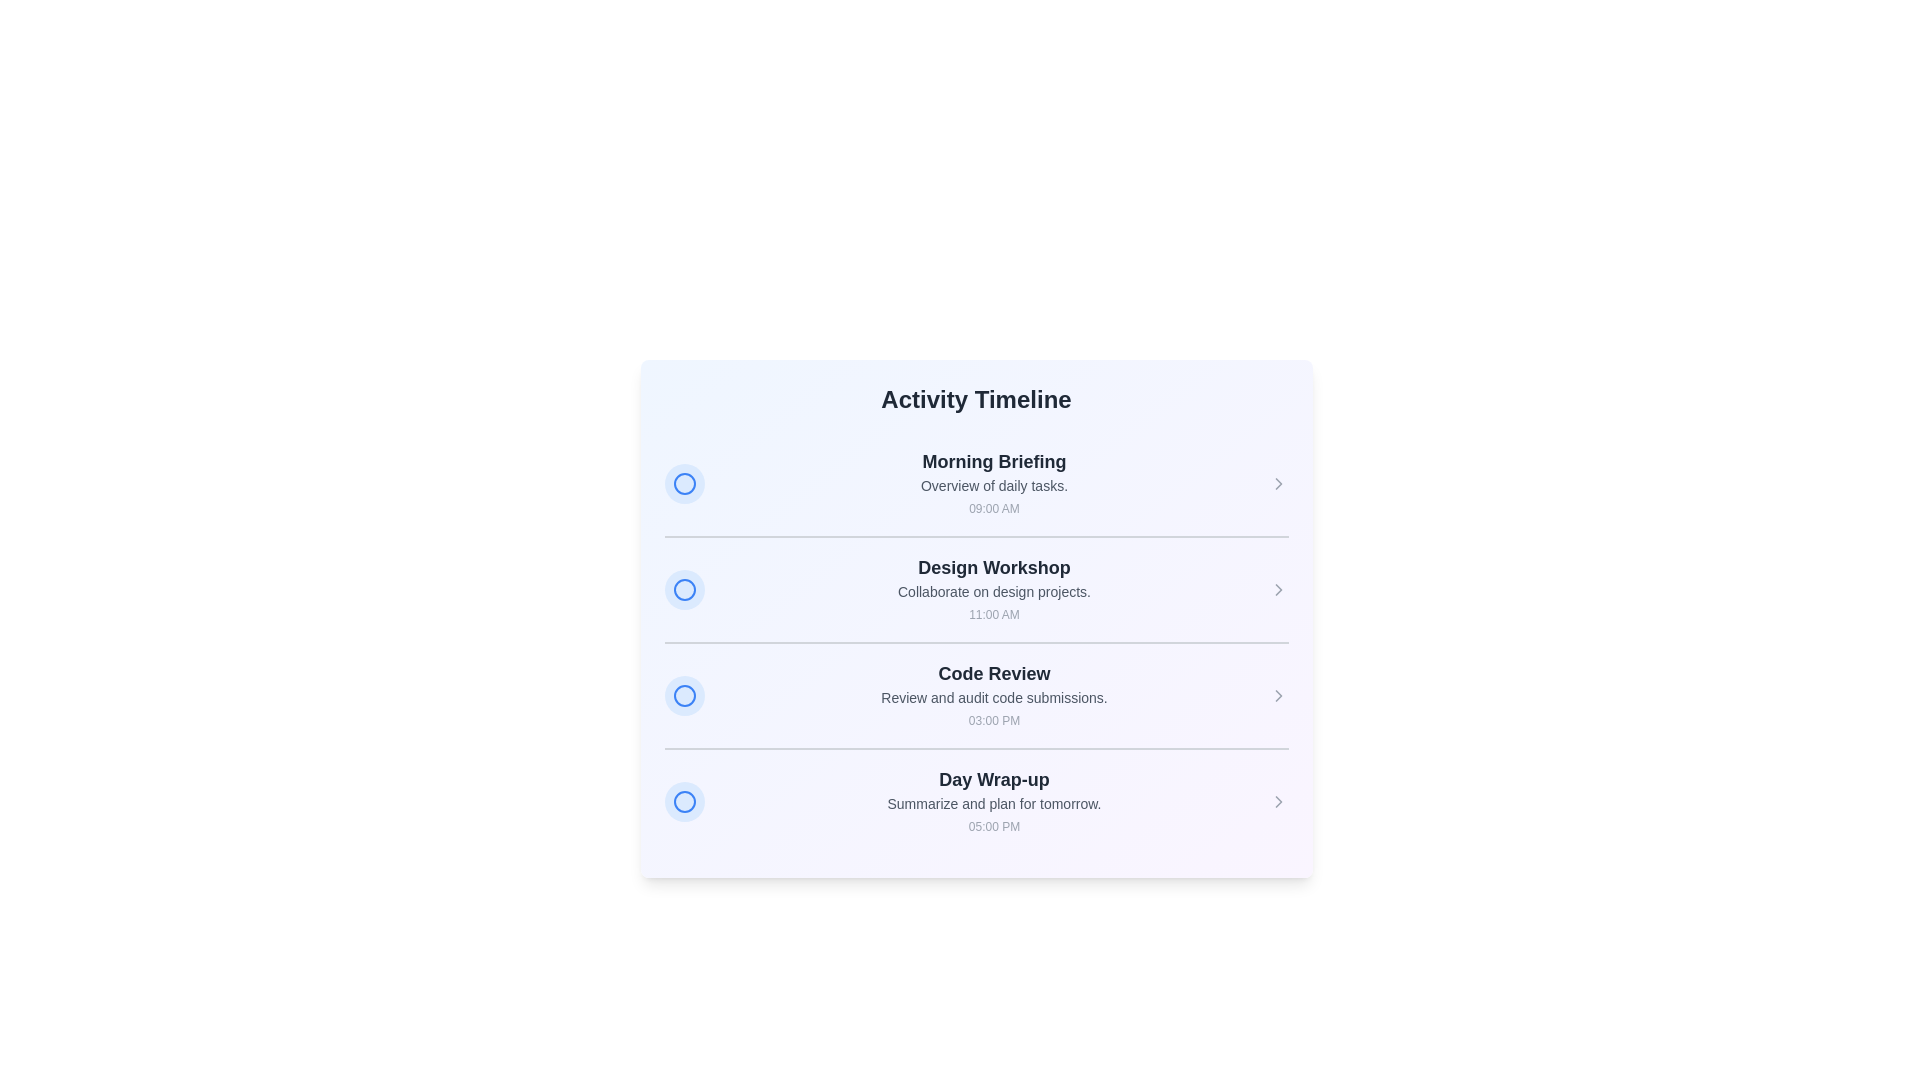  I want to click on the blue circular icon adjacent to the 'Morning Briefing' task entry to initiate an action or display details, so click(684, 483).